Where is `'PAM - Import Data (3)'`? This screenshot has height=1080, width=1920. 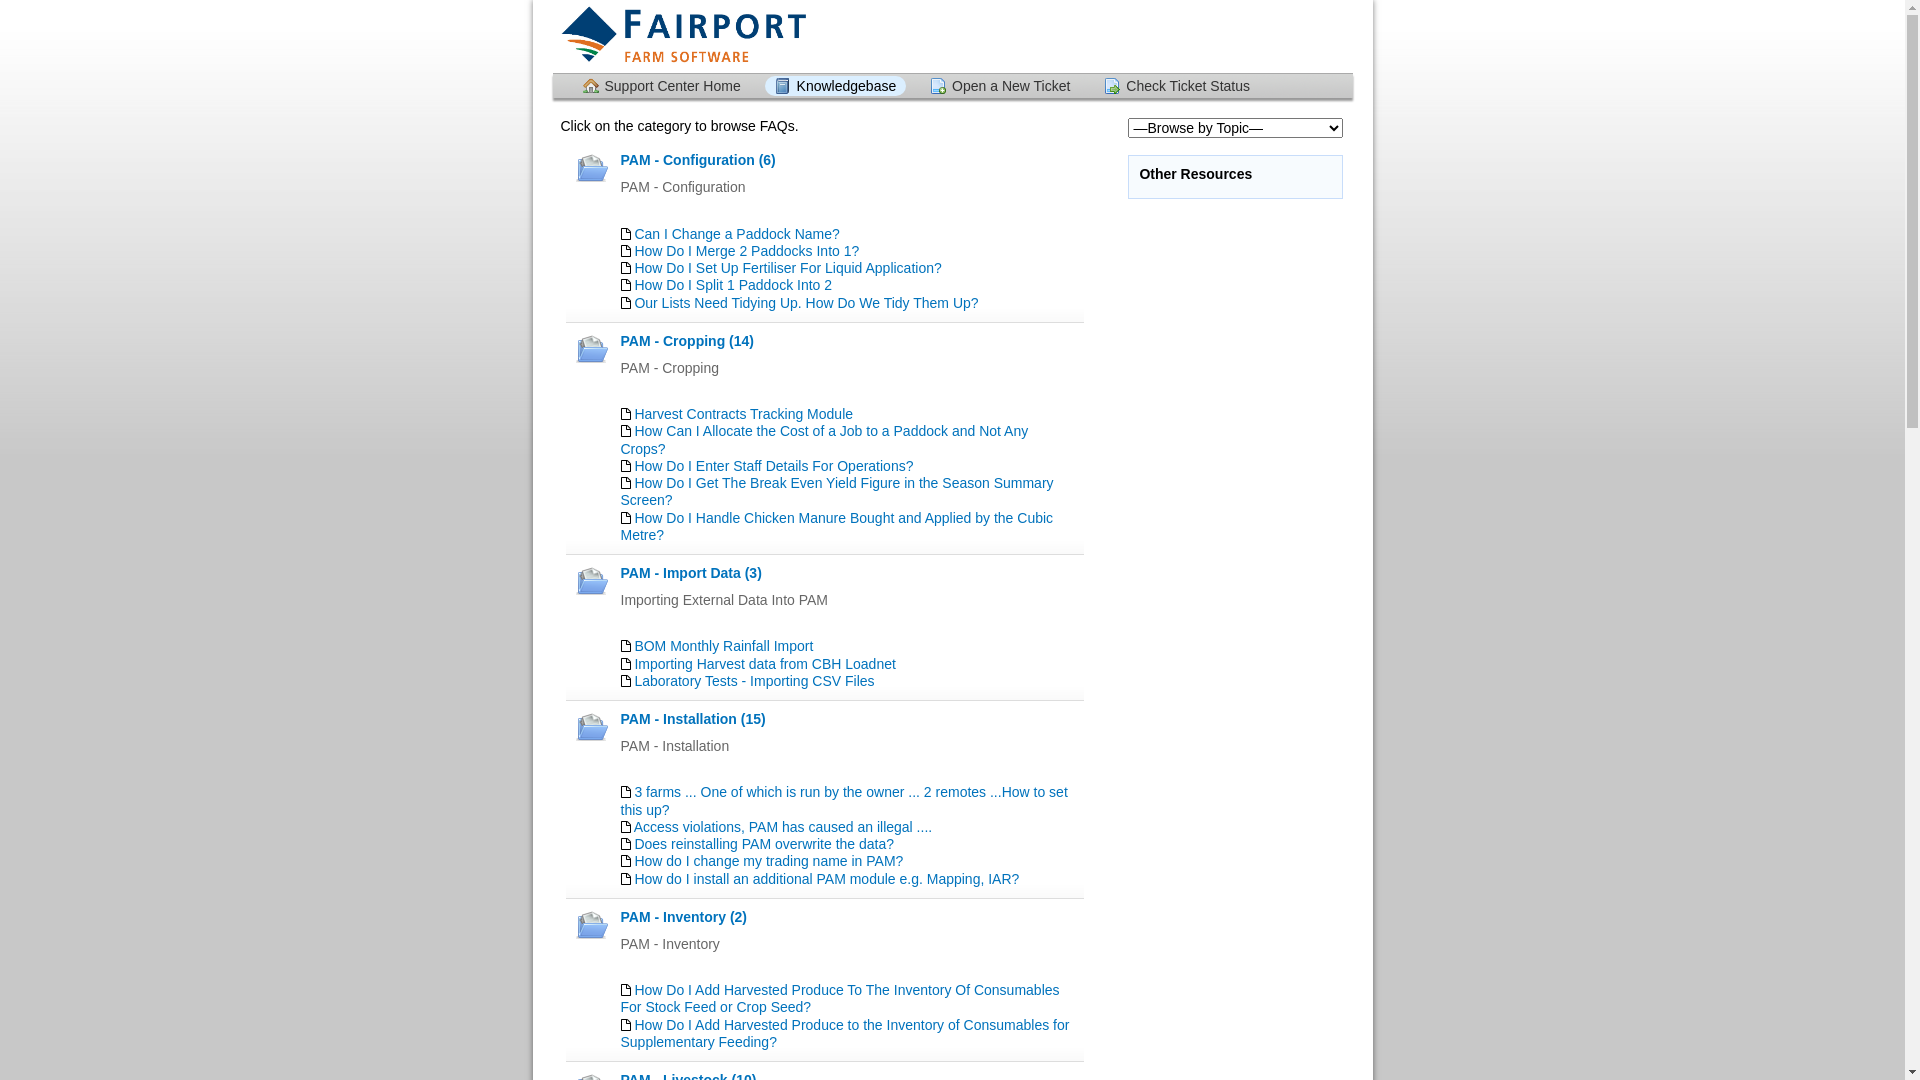
'PAM - Import Data (3)' is located at coordinates (690, 573).